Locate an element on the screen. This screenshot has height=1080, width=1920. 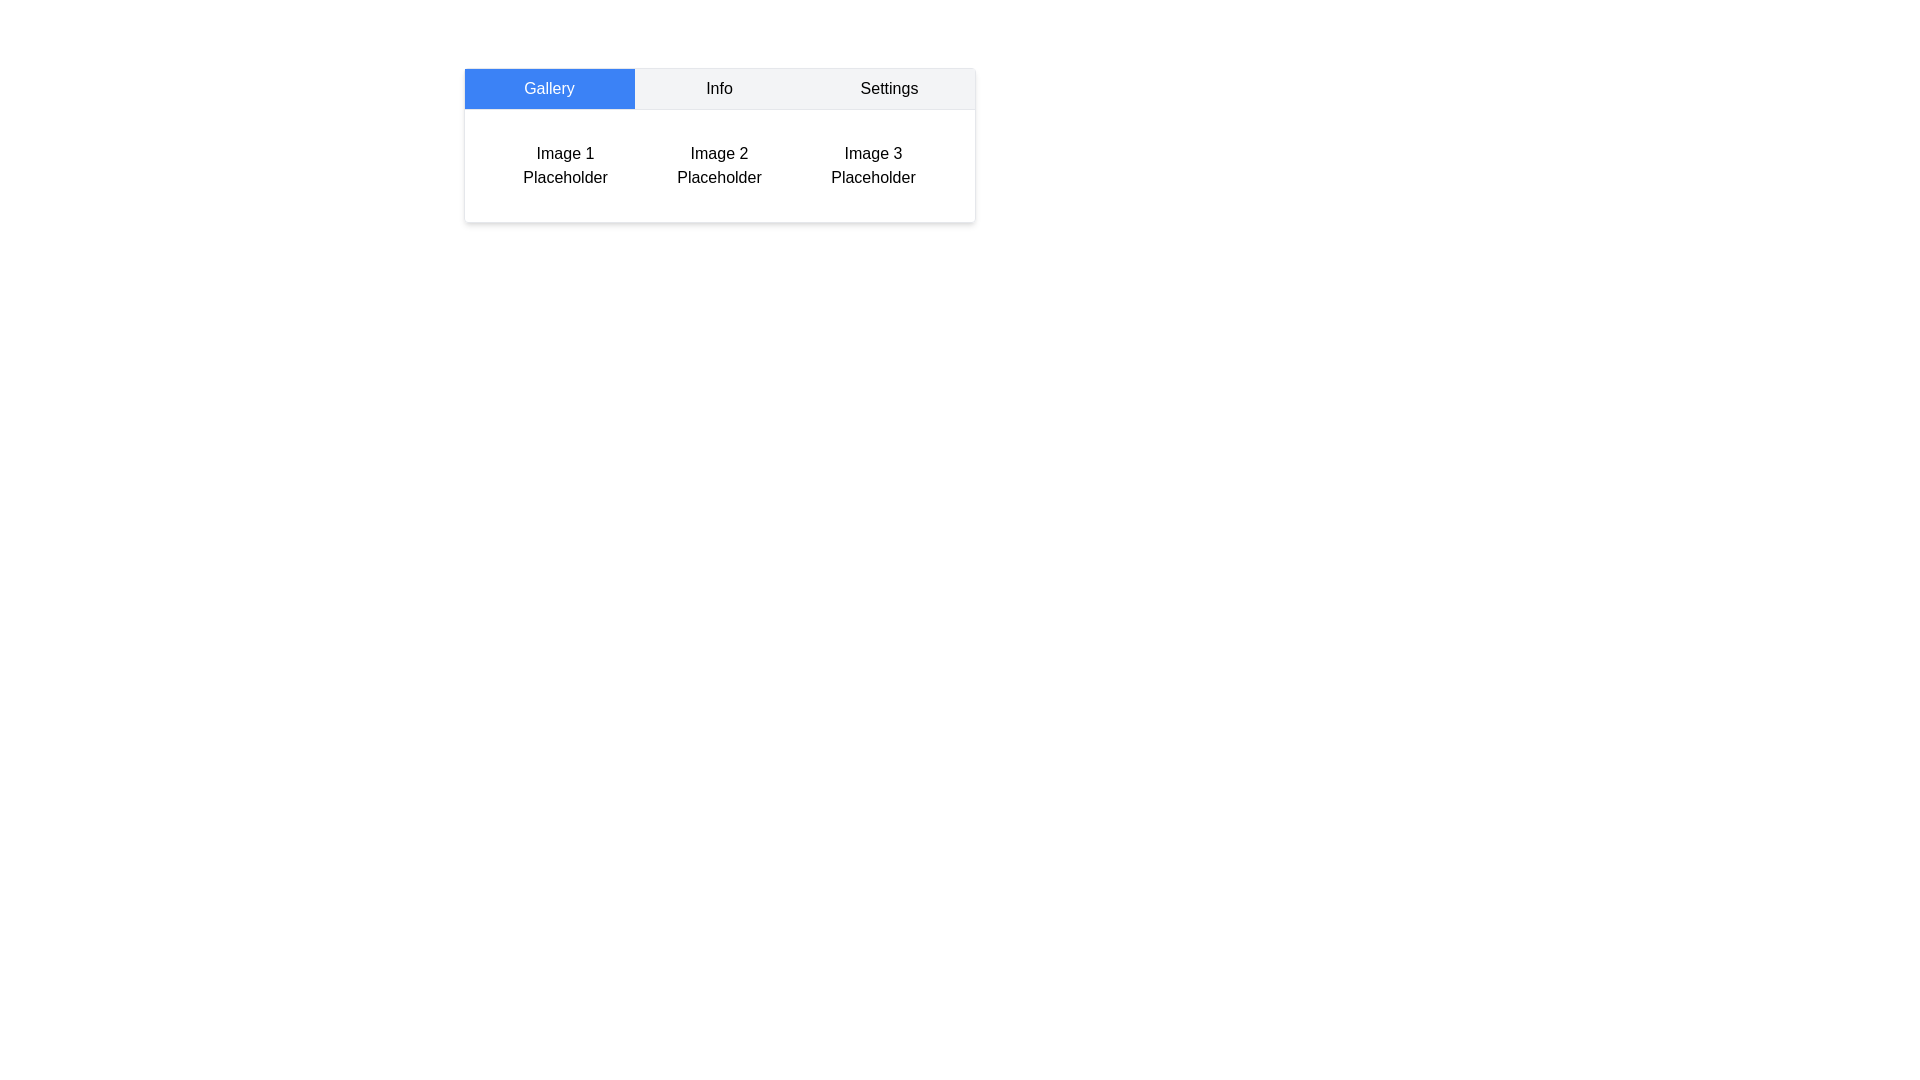
the Settings tab by clicking its button is located at coordinates (888, 87).